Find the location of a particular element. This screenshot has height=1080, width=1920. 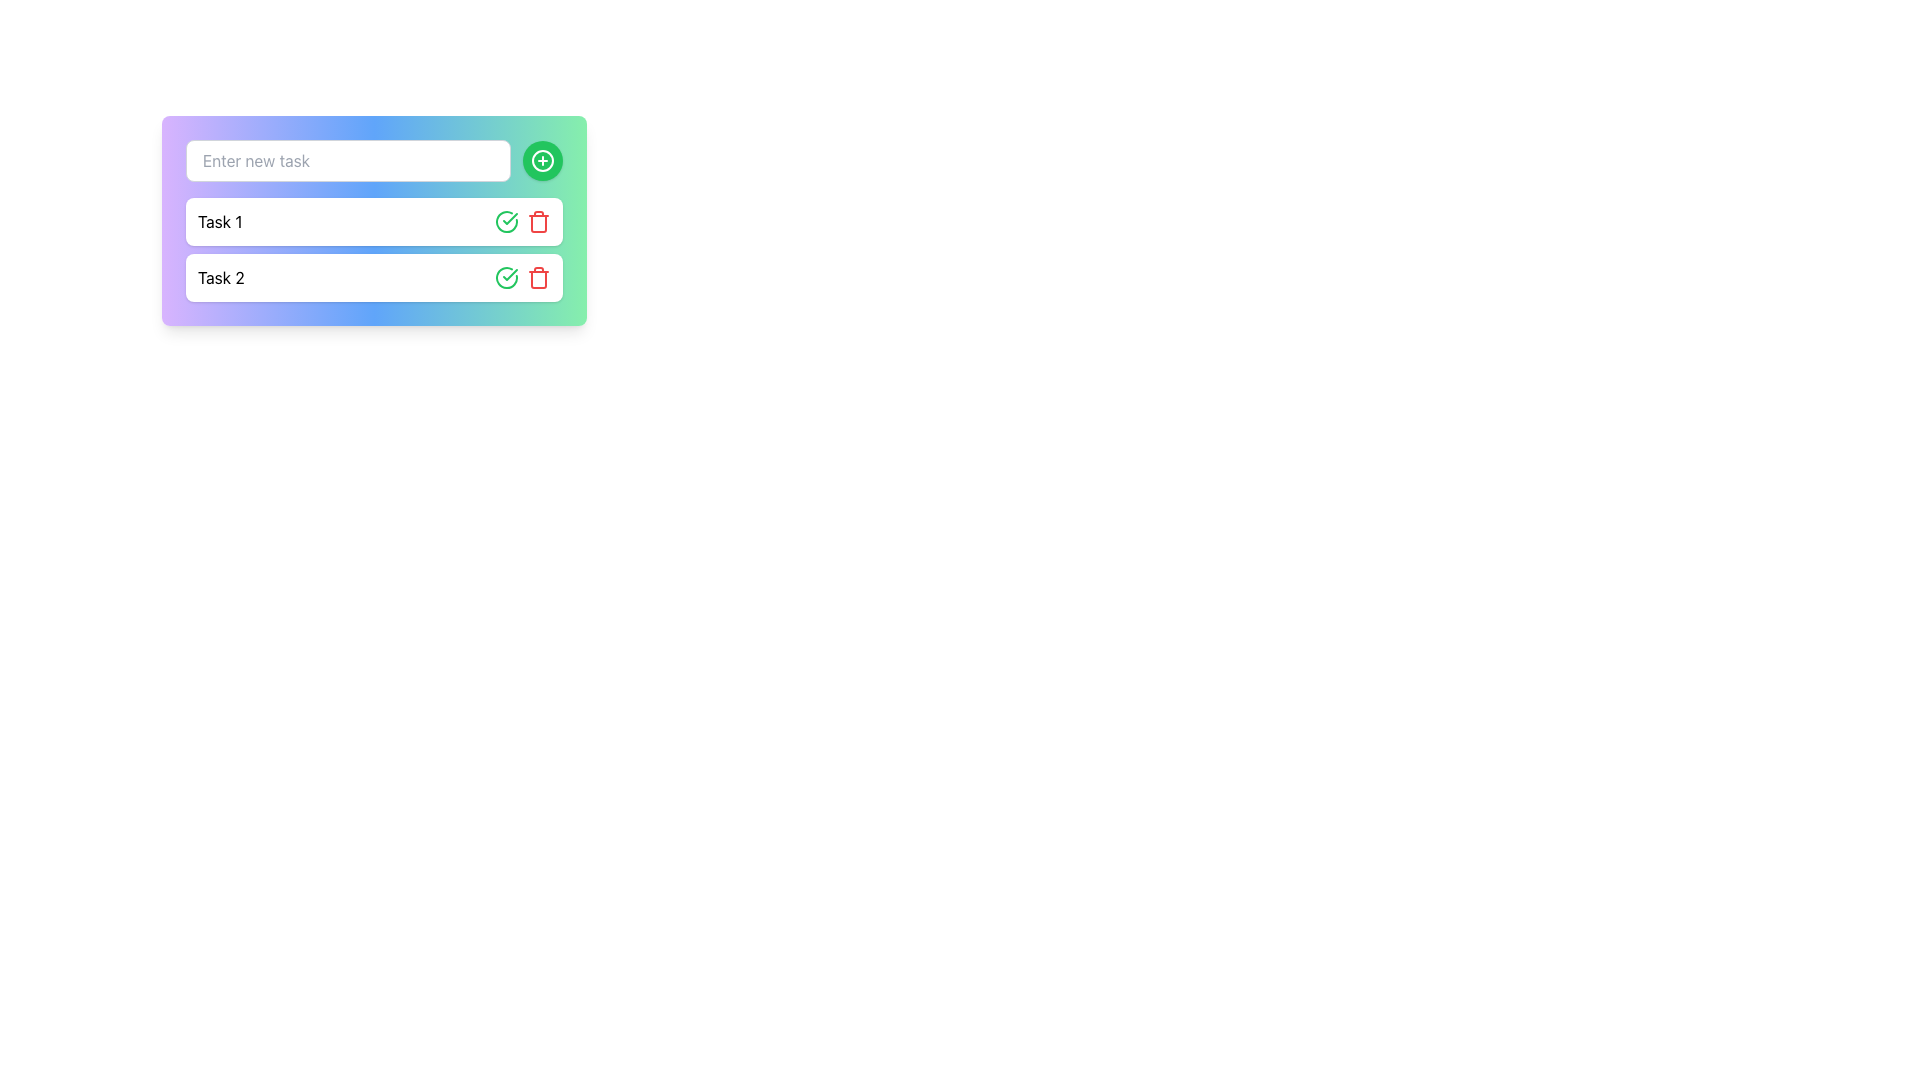

the SVG Circle Element representing the 'add' button located at the top-right corner of the task management interface is located at coordinates (542, 160).